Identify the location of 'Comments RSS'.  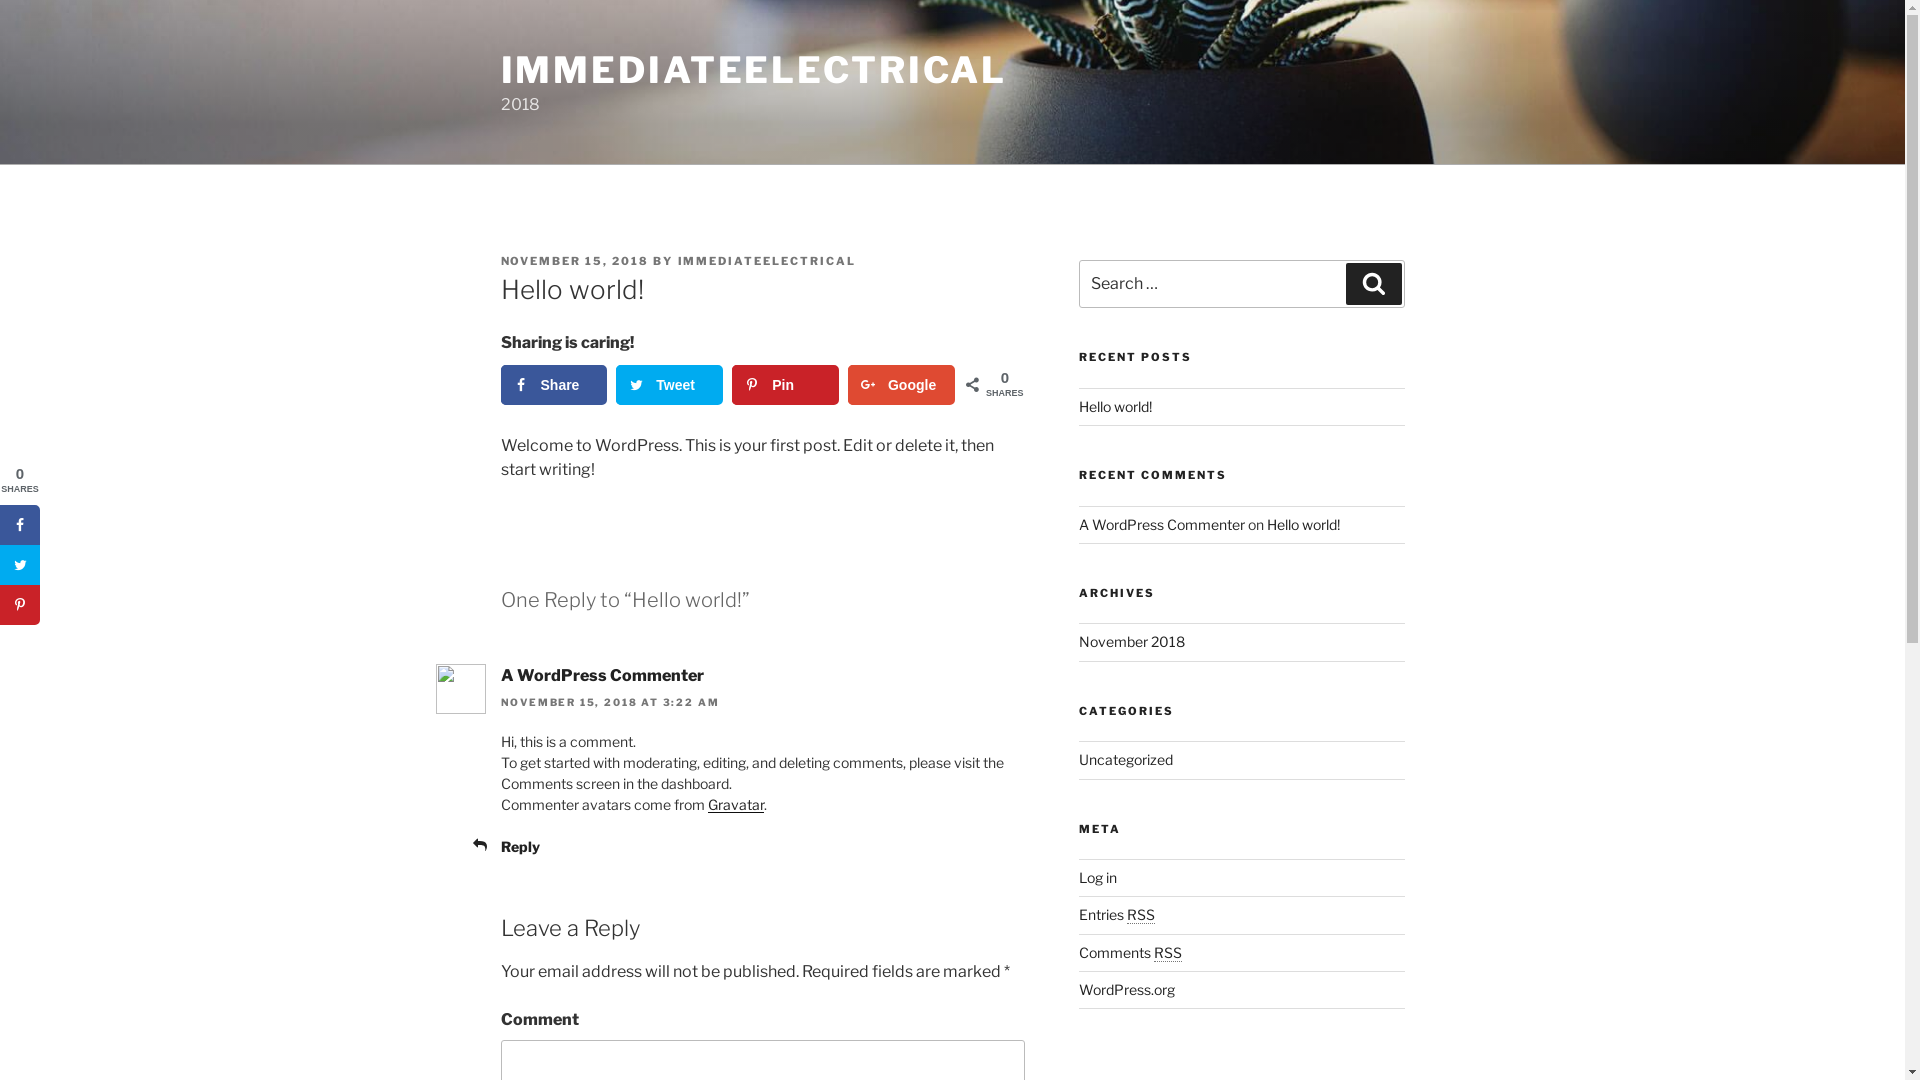
(1130, 951).